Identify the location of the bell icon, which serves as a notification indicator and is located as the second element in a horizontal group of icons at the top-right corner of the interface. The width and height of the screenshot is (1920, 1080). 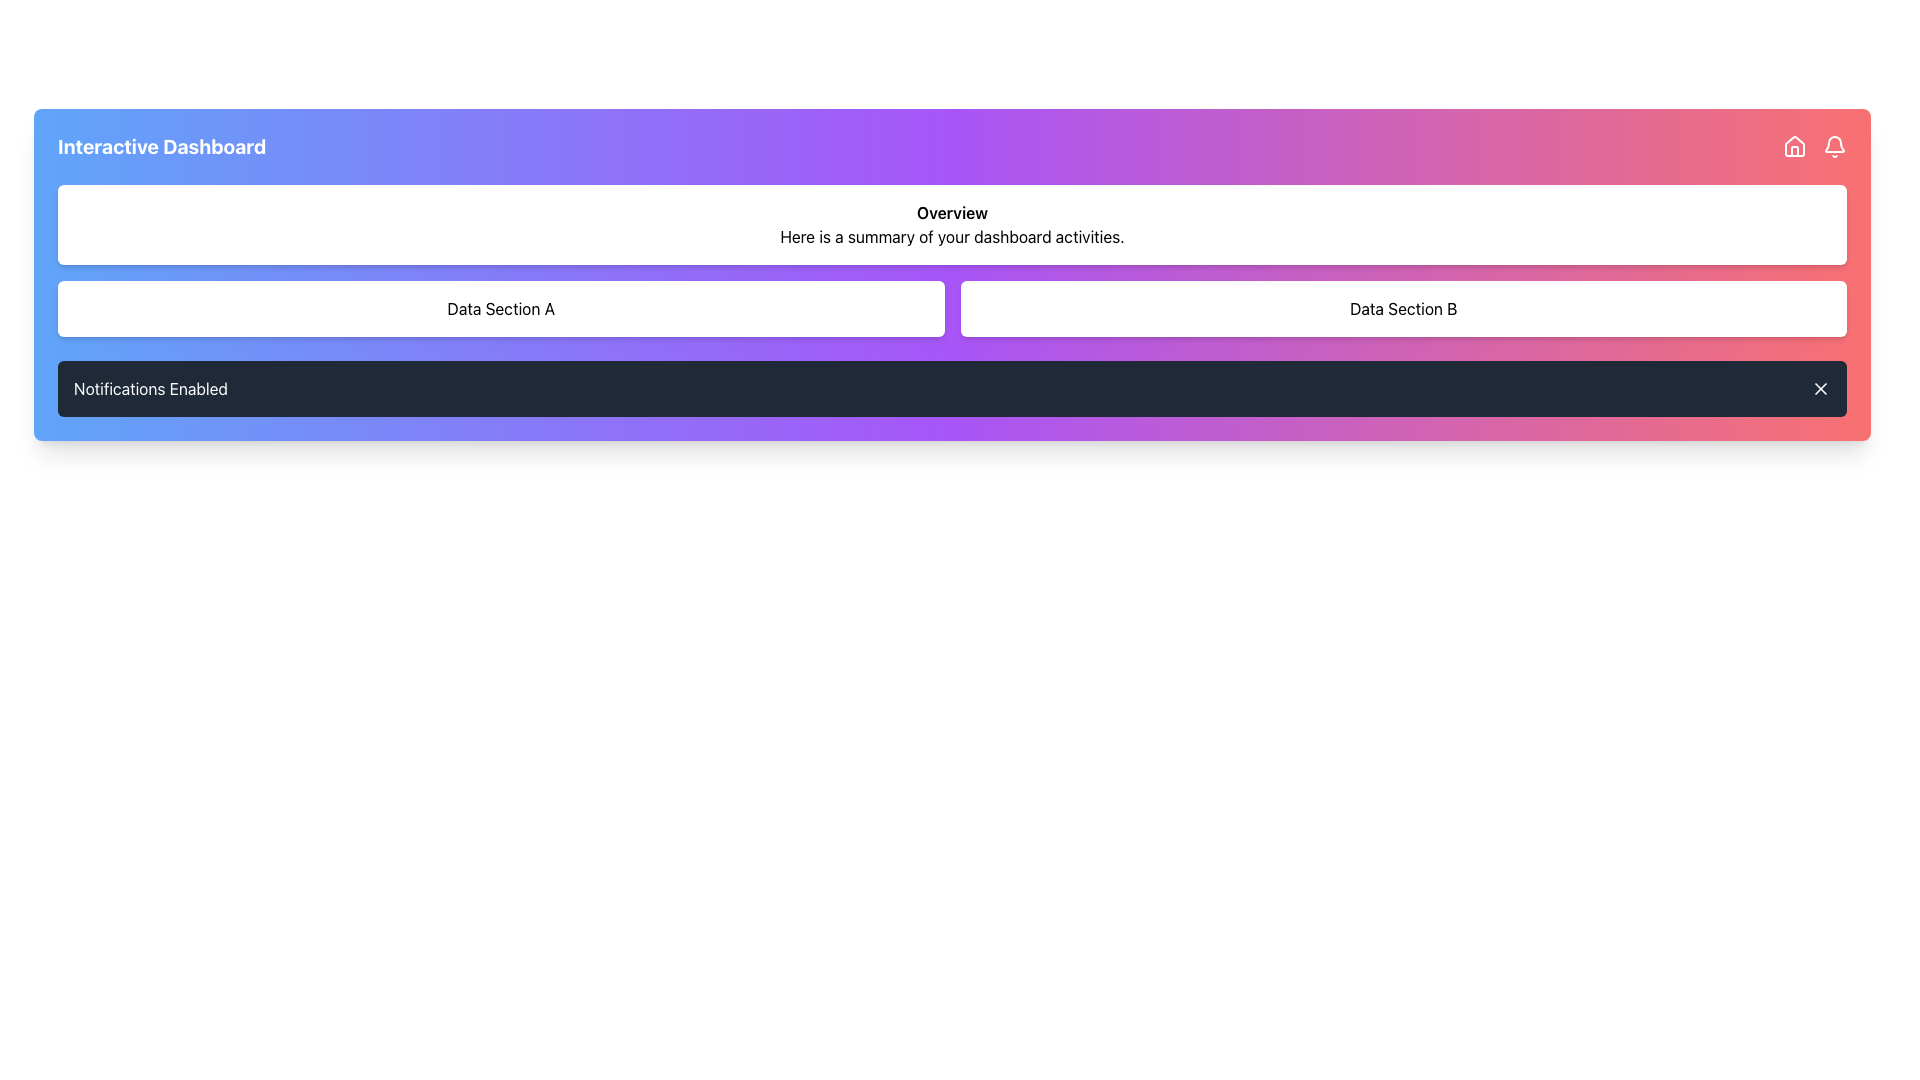
(1834, 145).